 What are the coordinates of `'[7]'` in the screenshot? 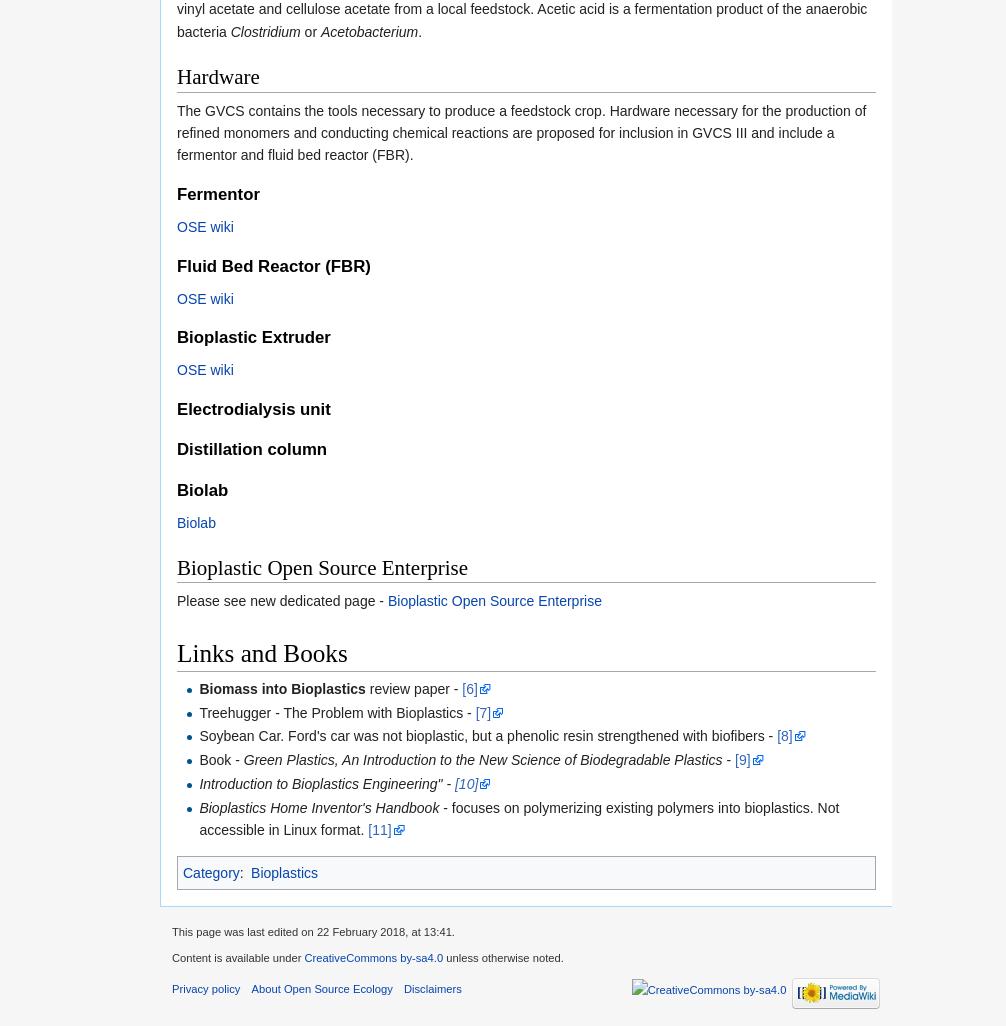 It's located at (481, 711).